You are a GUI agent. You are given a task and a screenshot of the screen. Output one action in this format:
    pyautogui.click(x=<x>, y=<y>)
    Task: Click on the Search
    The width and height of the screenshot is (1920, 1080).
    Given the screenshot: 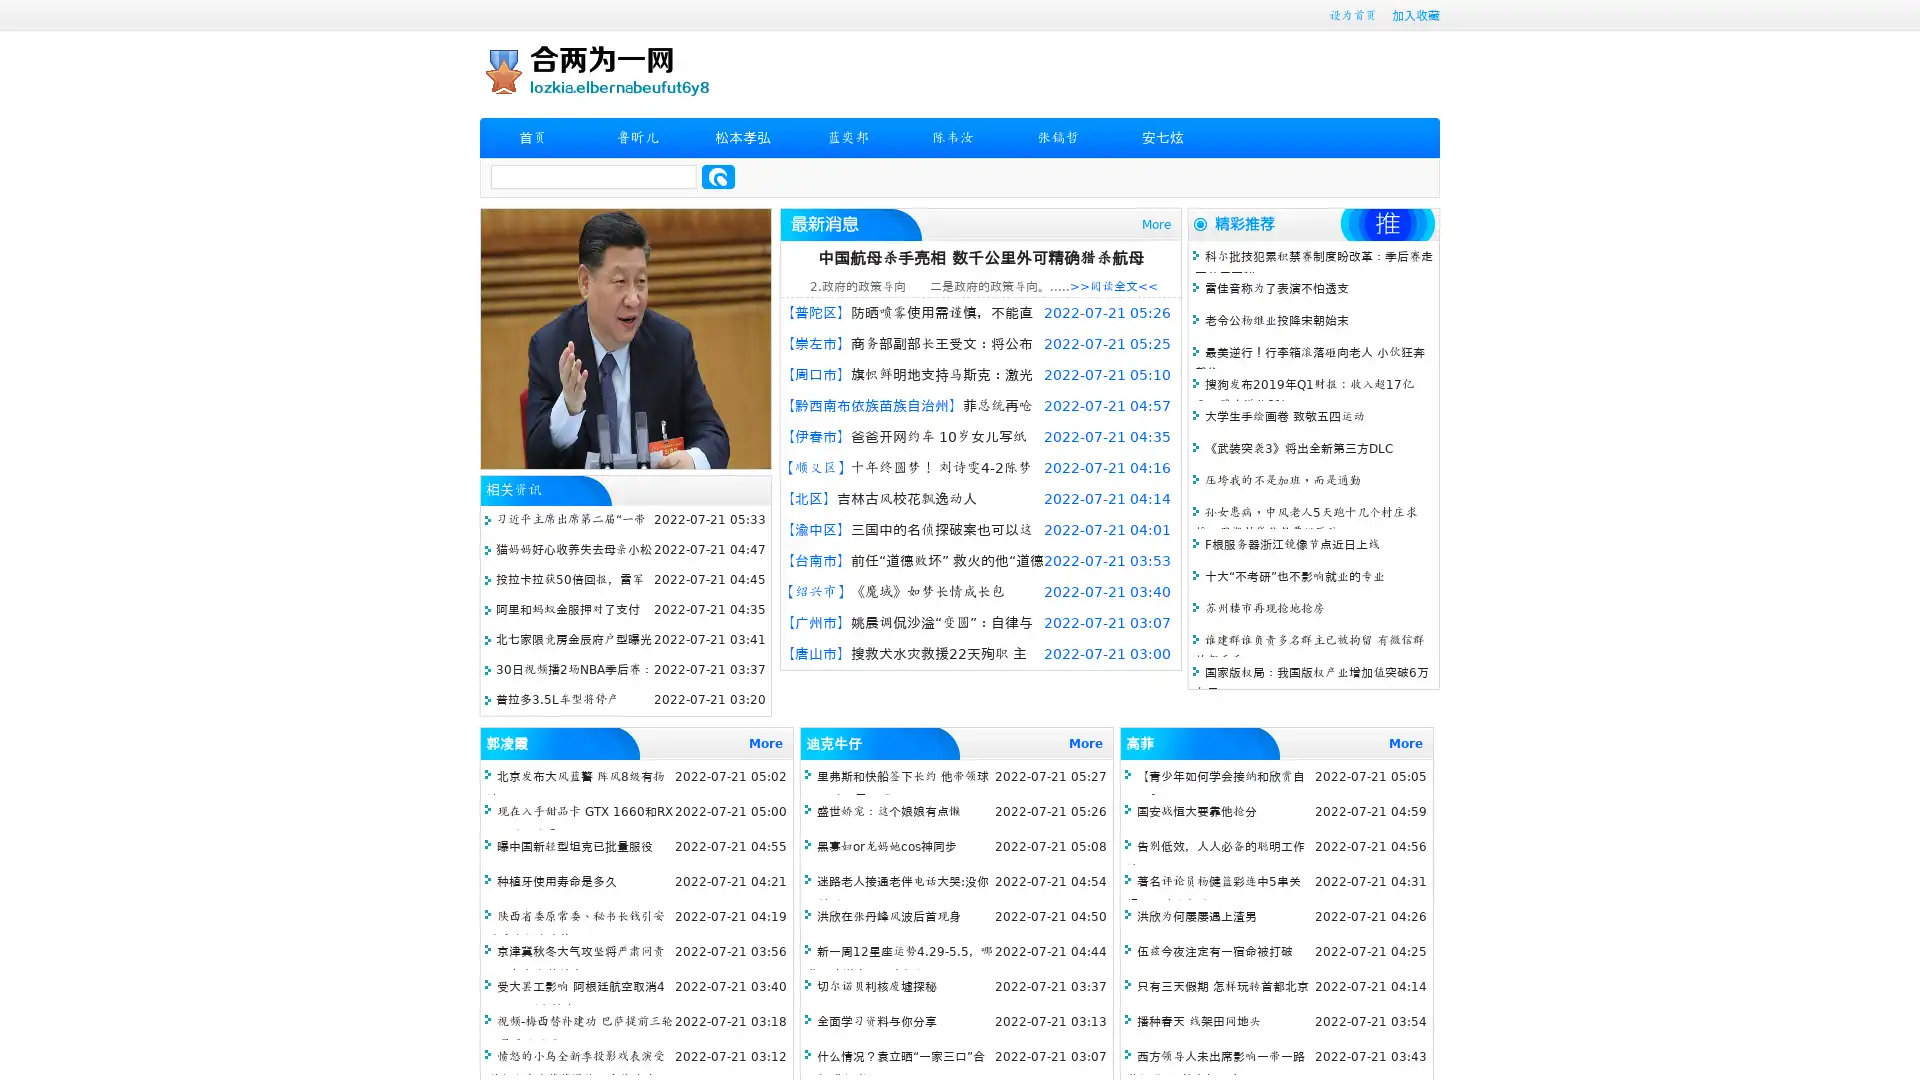 What is the action you would take?
    pyautogui.click(x=718, y=176)
    